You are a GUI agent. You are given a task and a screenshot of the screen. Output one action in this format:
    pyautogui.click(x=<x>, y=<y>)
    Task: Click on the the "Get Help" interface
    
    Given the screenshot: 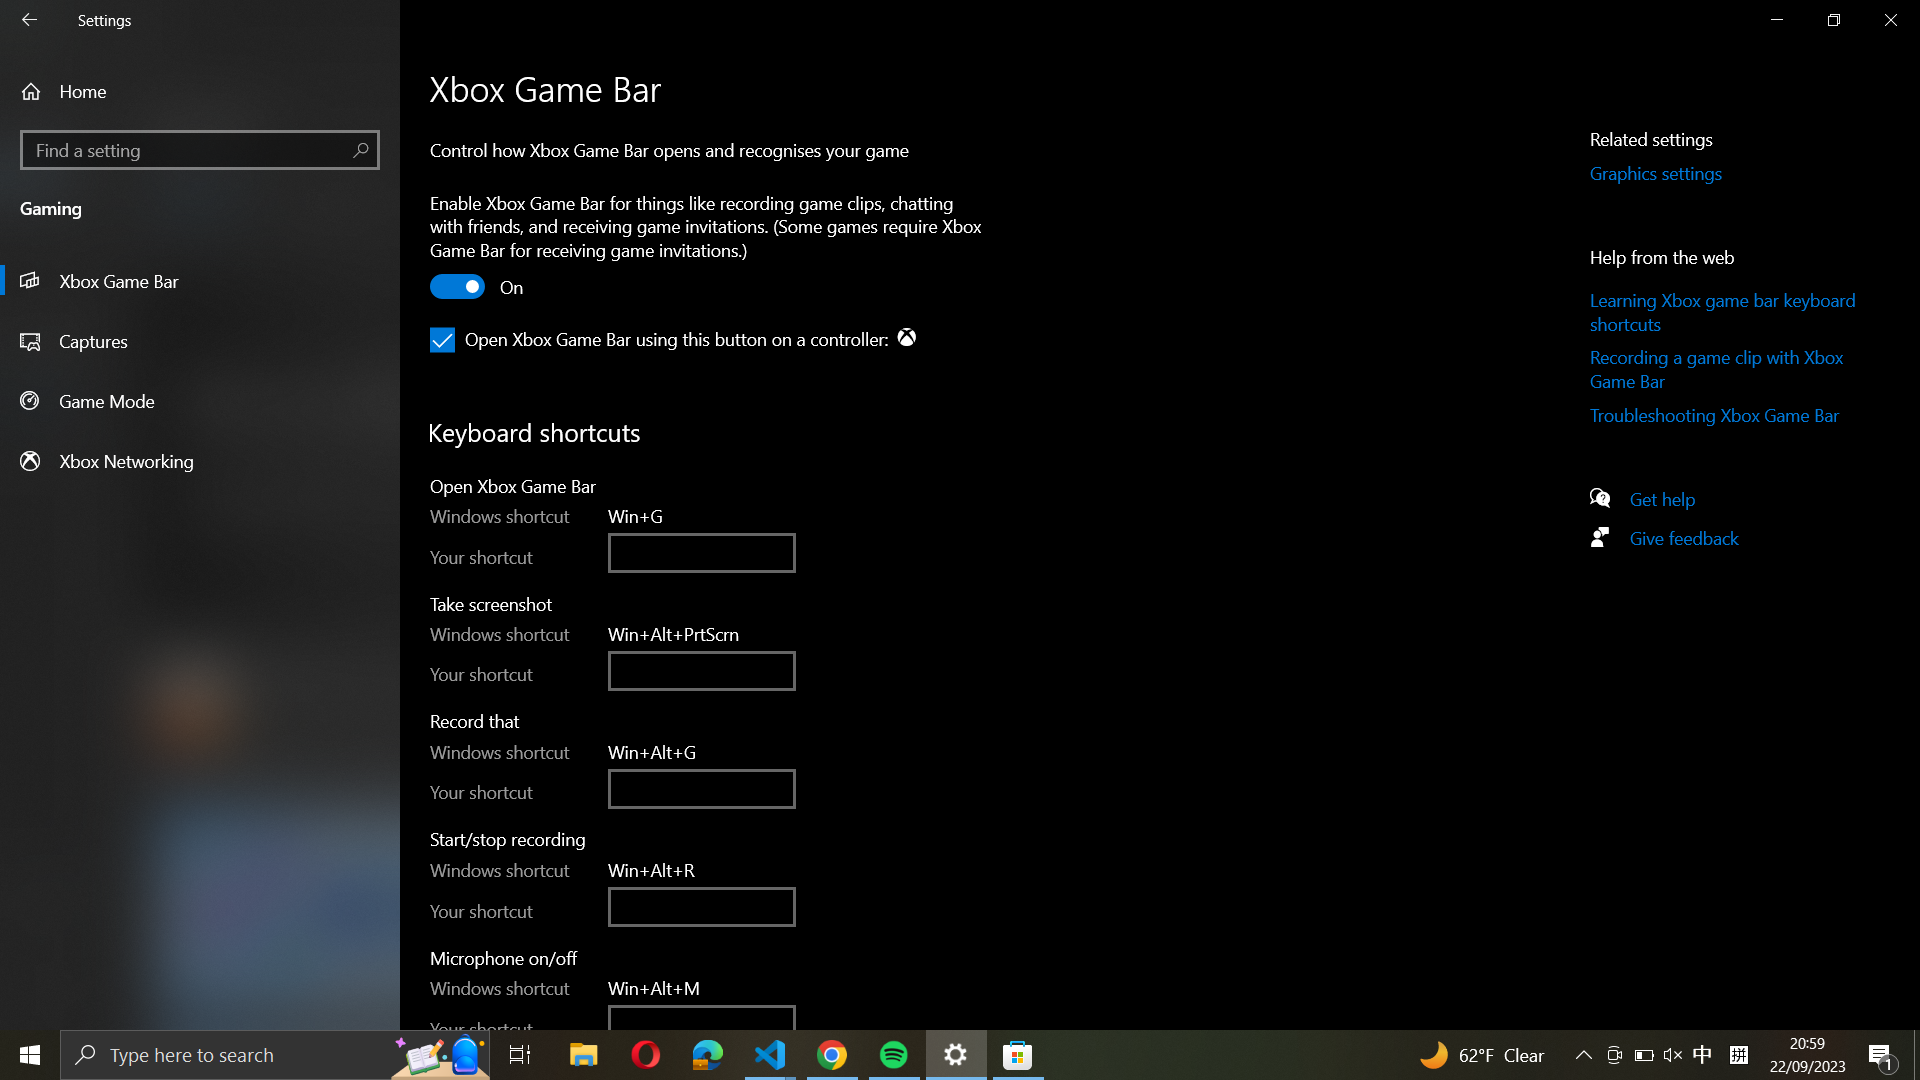 What is the action you would take?
    pyautogui.click(x=1671, y=496)
    